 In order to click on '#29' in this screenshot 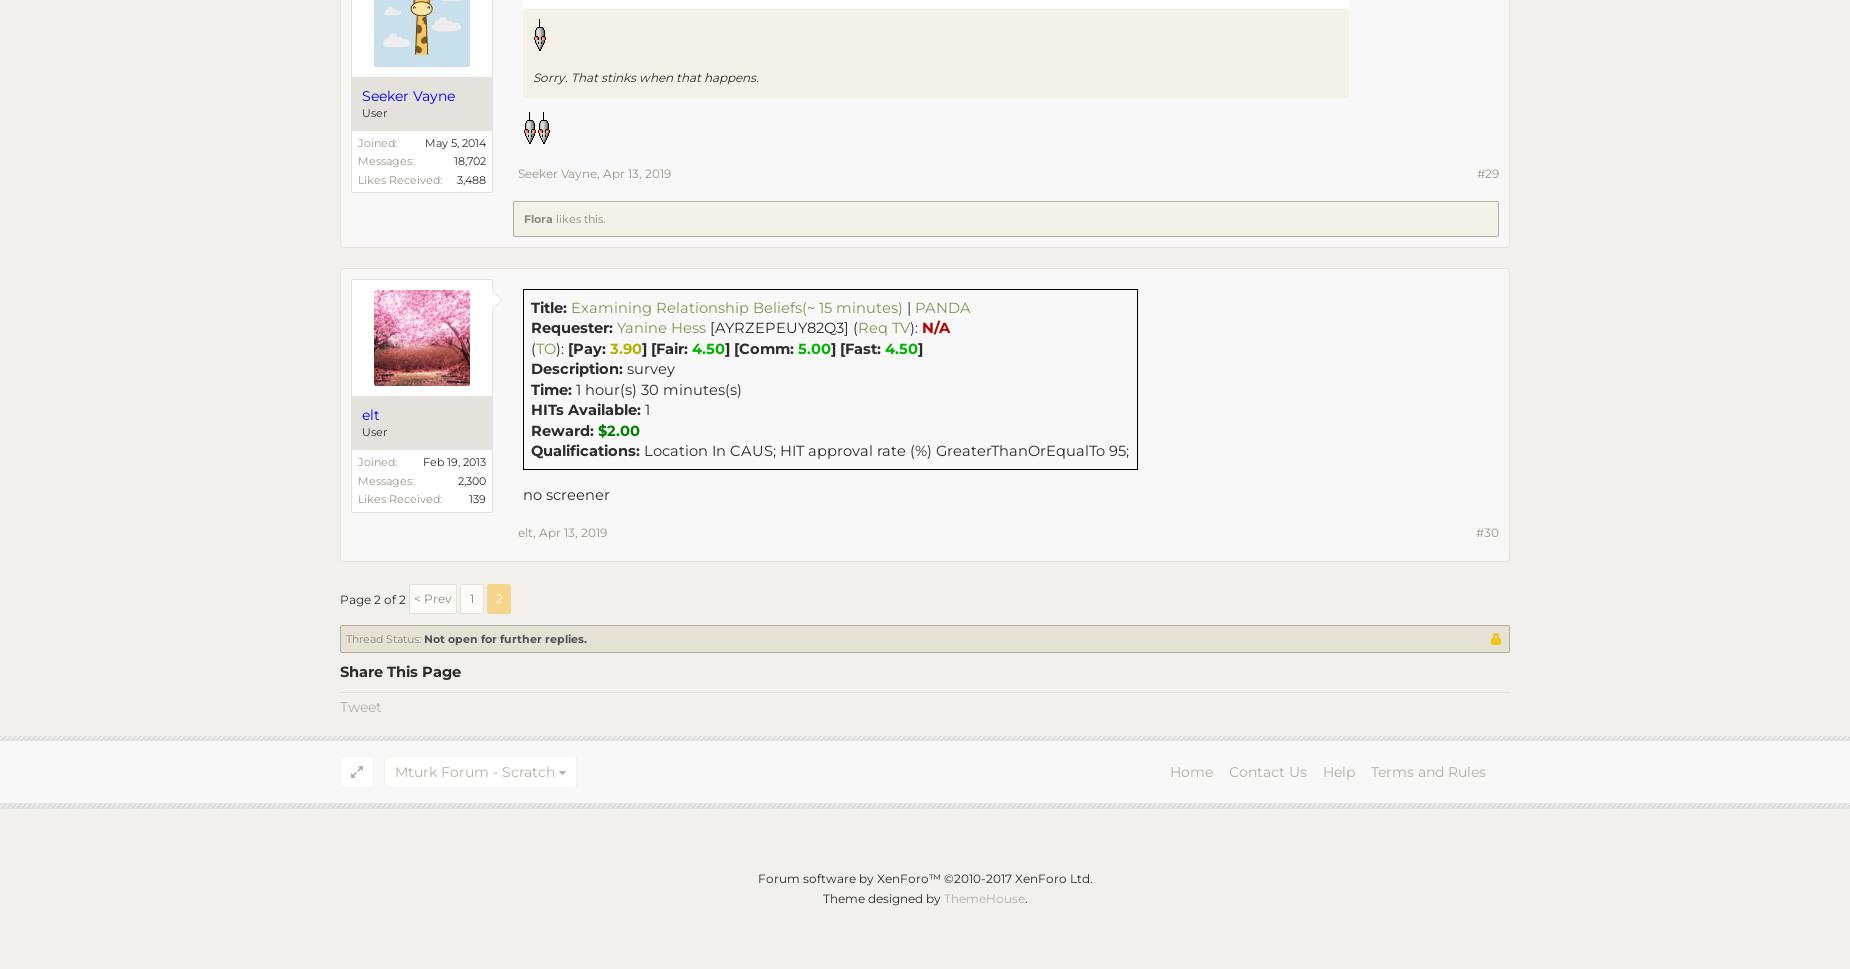, I will do `click(1487, 171)`.